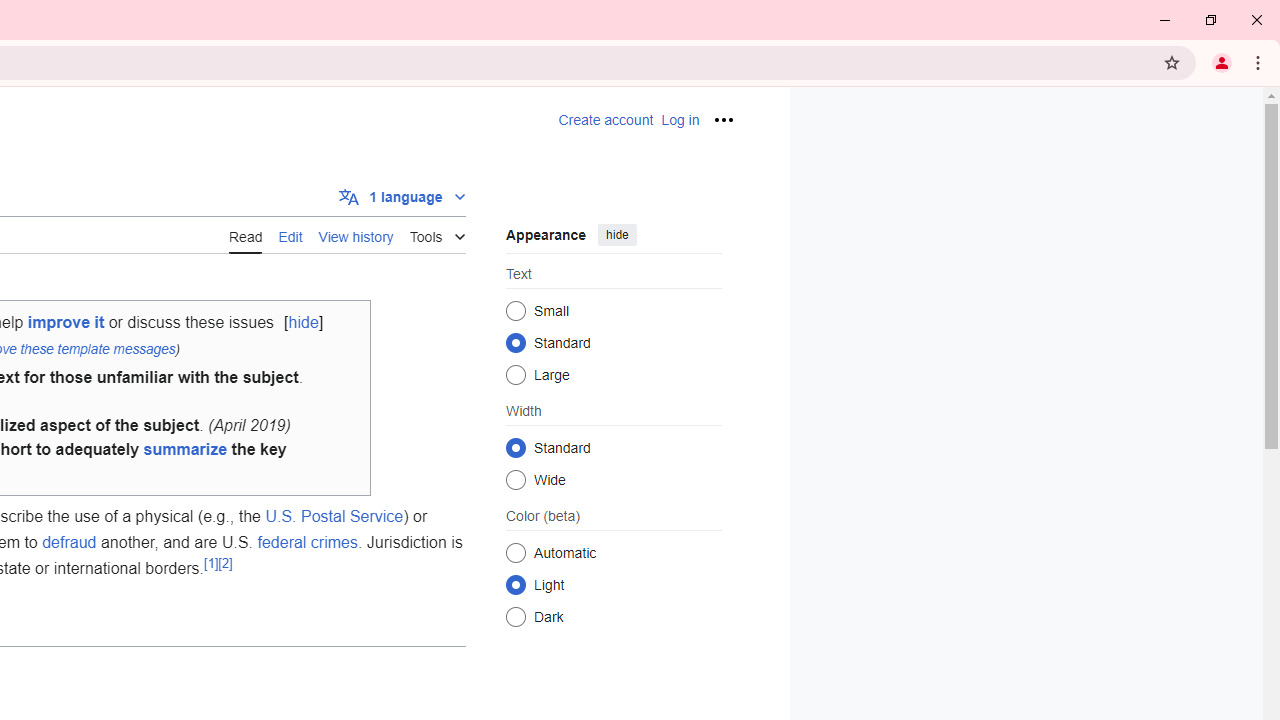  Describe the element at coordinates (65, 321) in the screenshot. I see `'improve it'` at that location.